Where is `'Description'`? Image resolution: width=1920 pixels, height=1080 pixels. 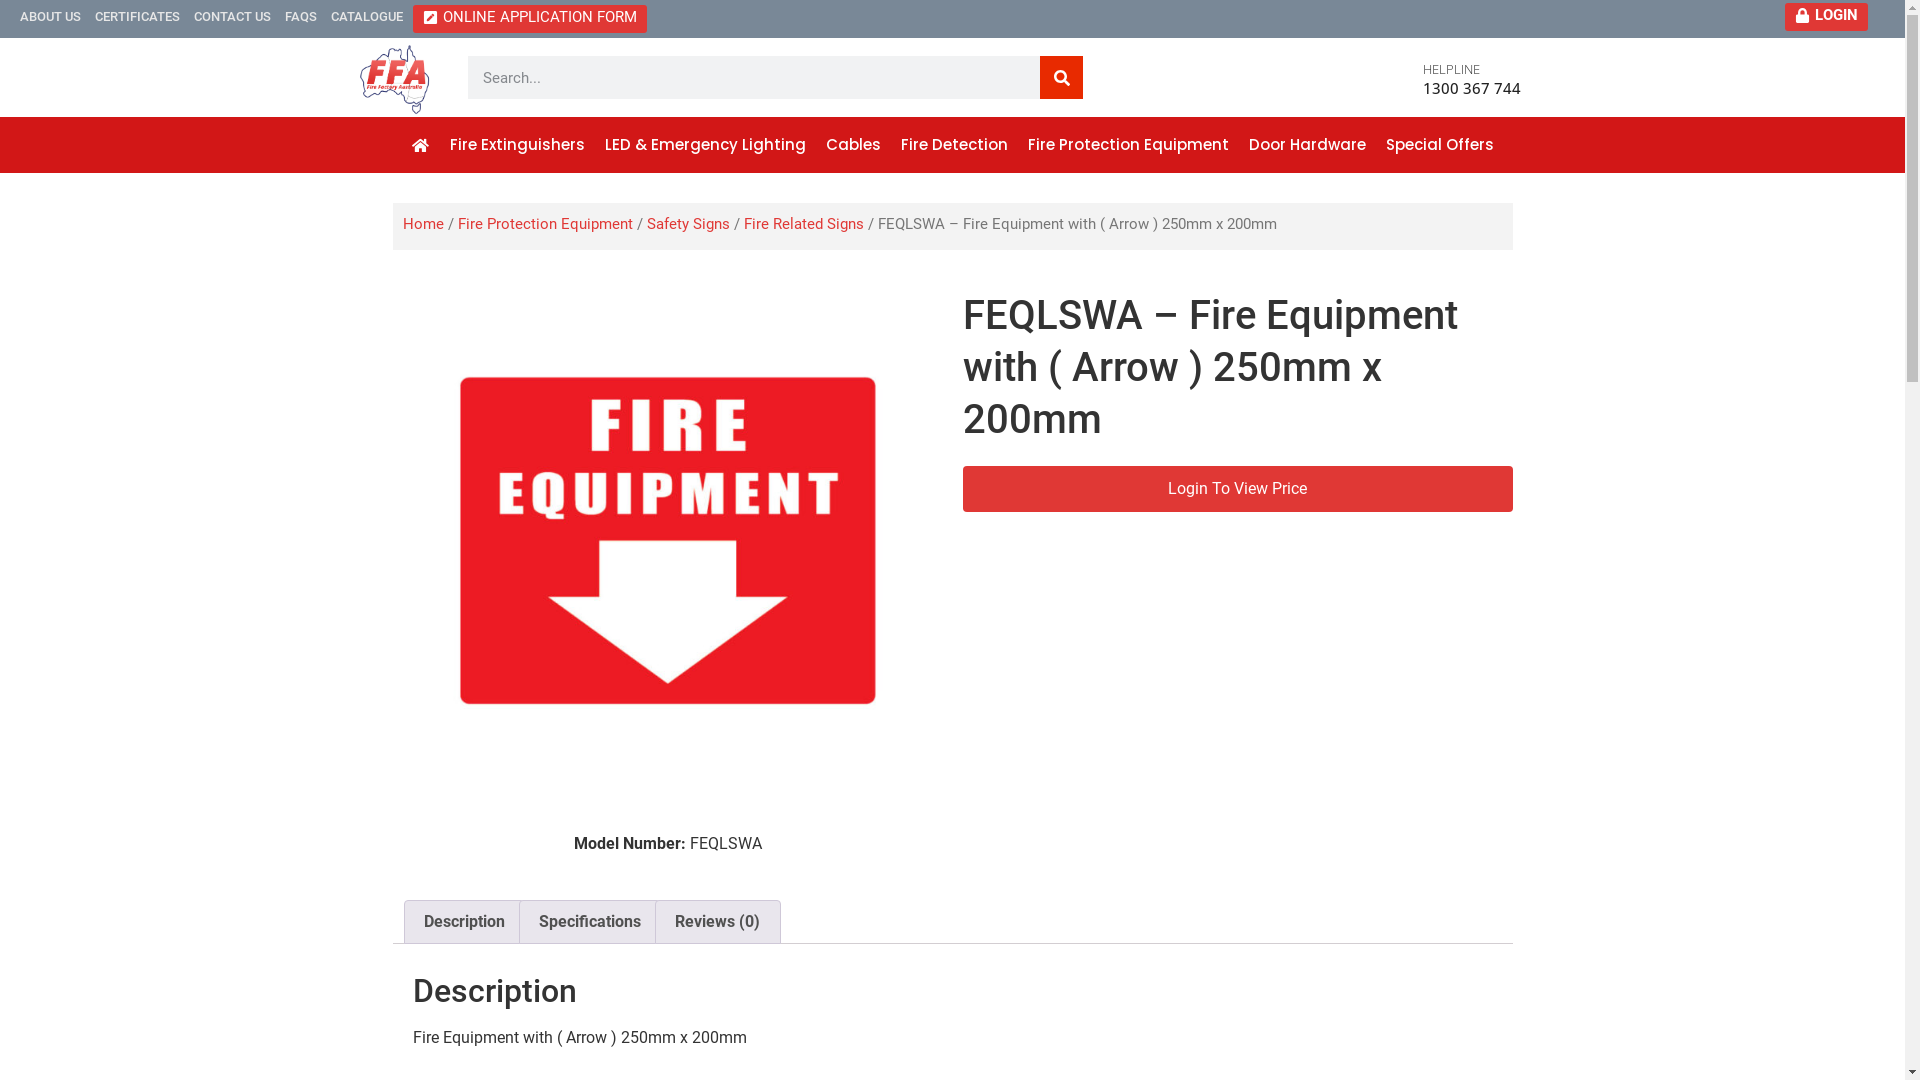
'Description' is located at coordinates (462, 921).